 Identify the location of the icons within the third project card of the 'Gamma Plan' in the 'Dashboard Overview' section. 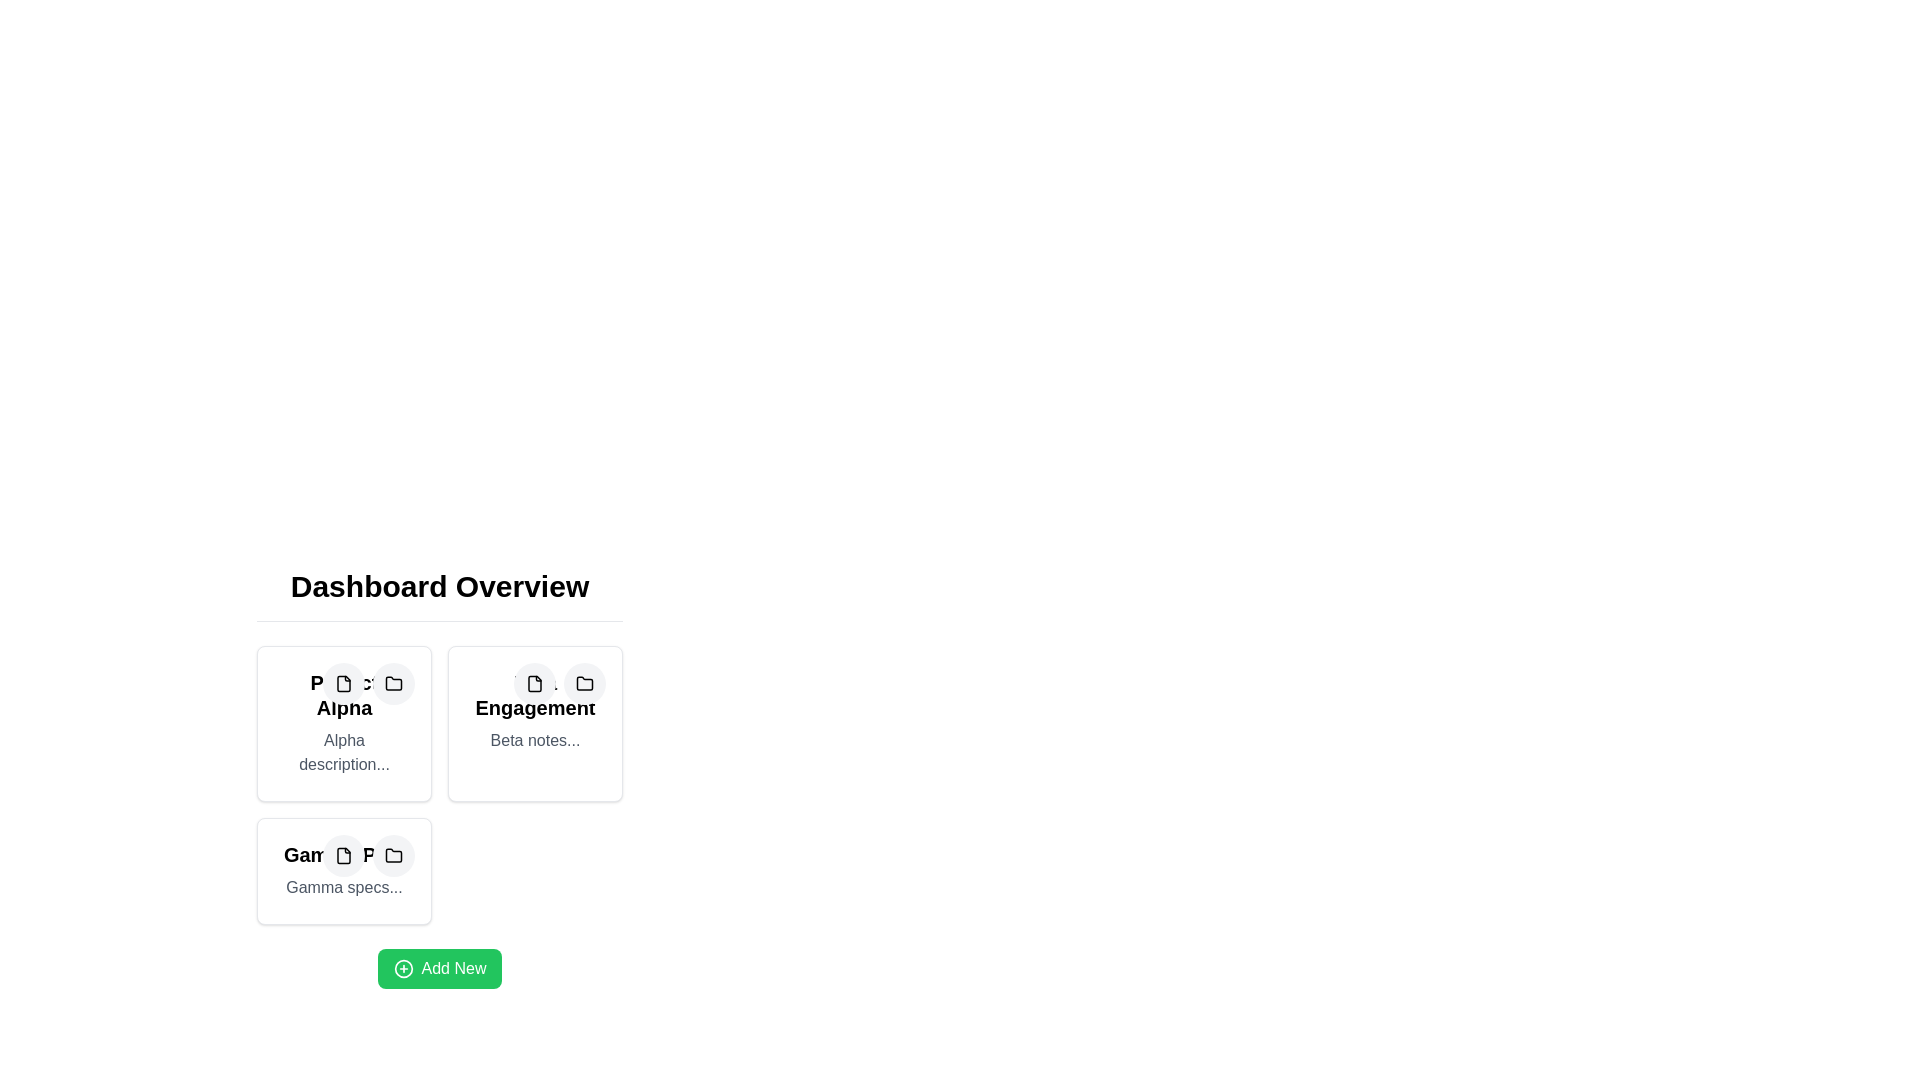
(344, 870).